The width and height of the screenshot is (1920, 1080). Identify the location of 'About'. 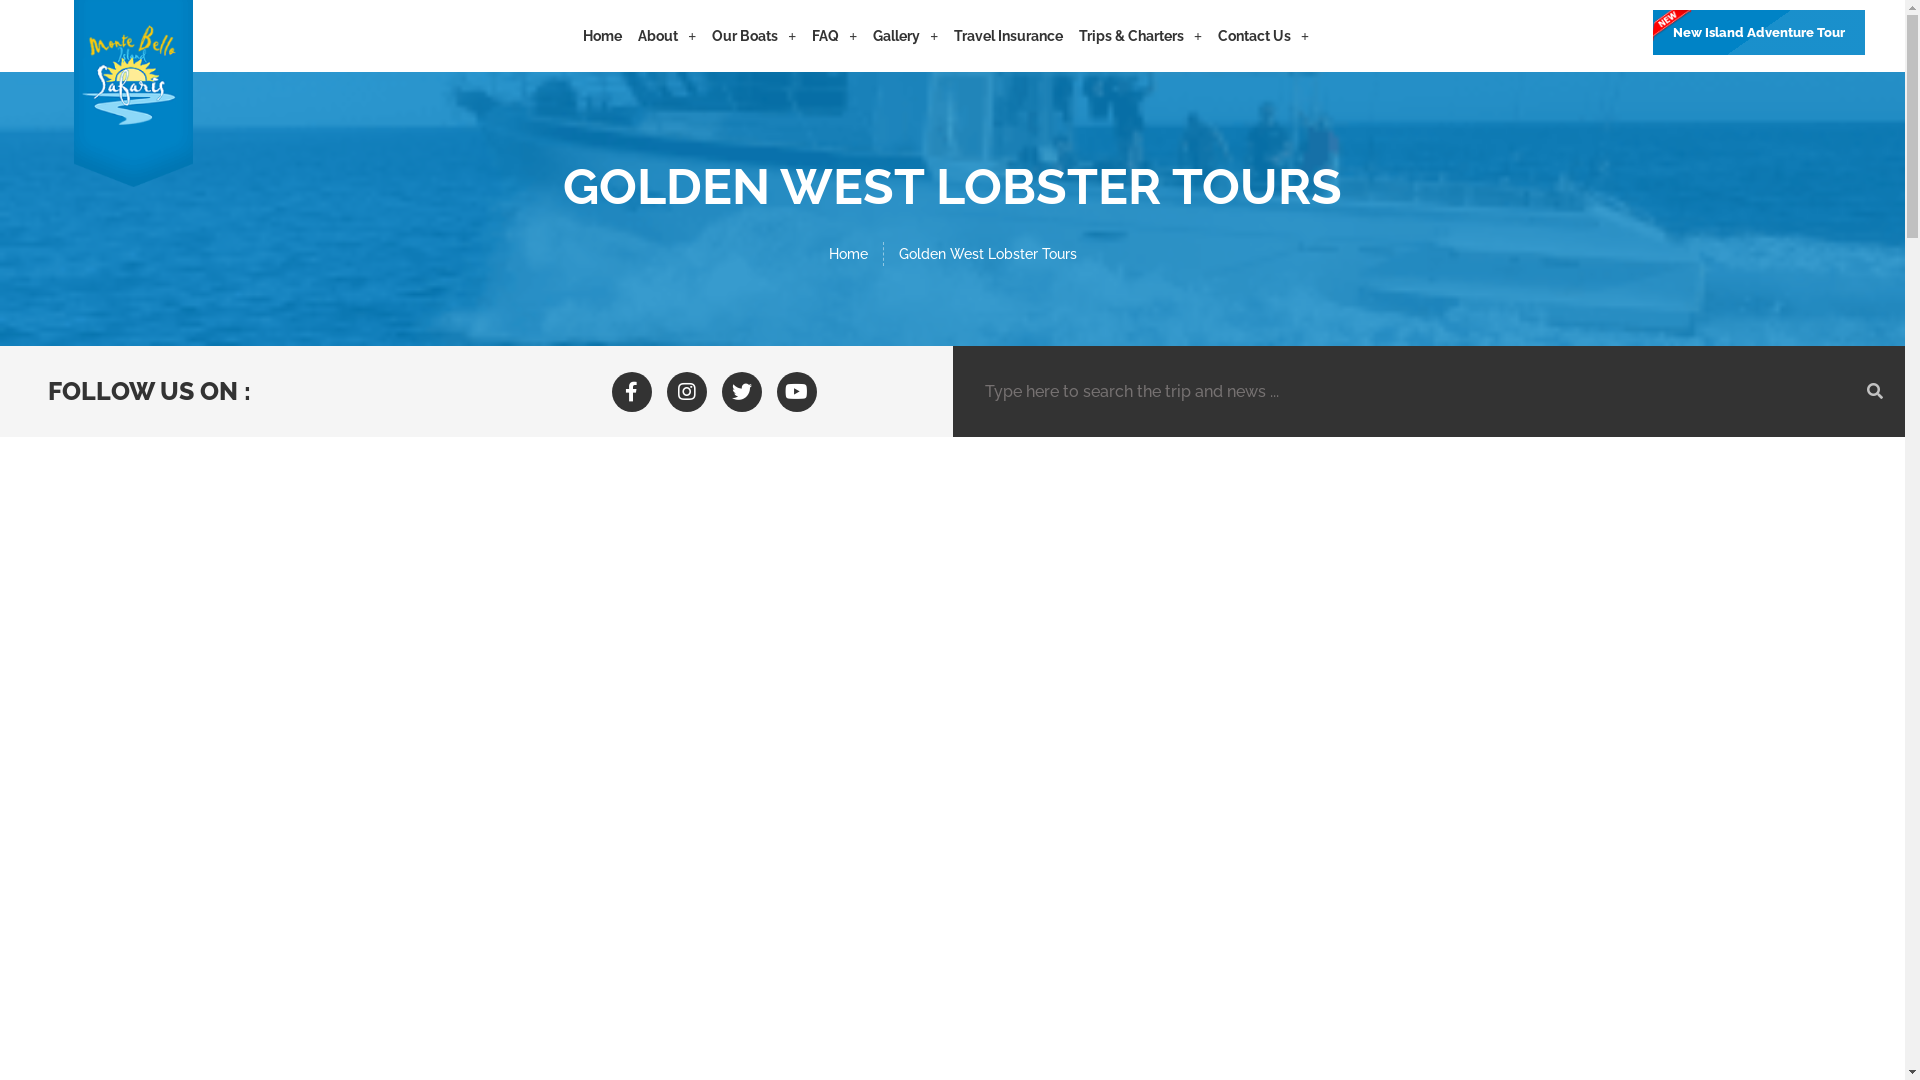
(667, 35).